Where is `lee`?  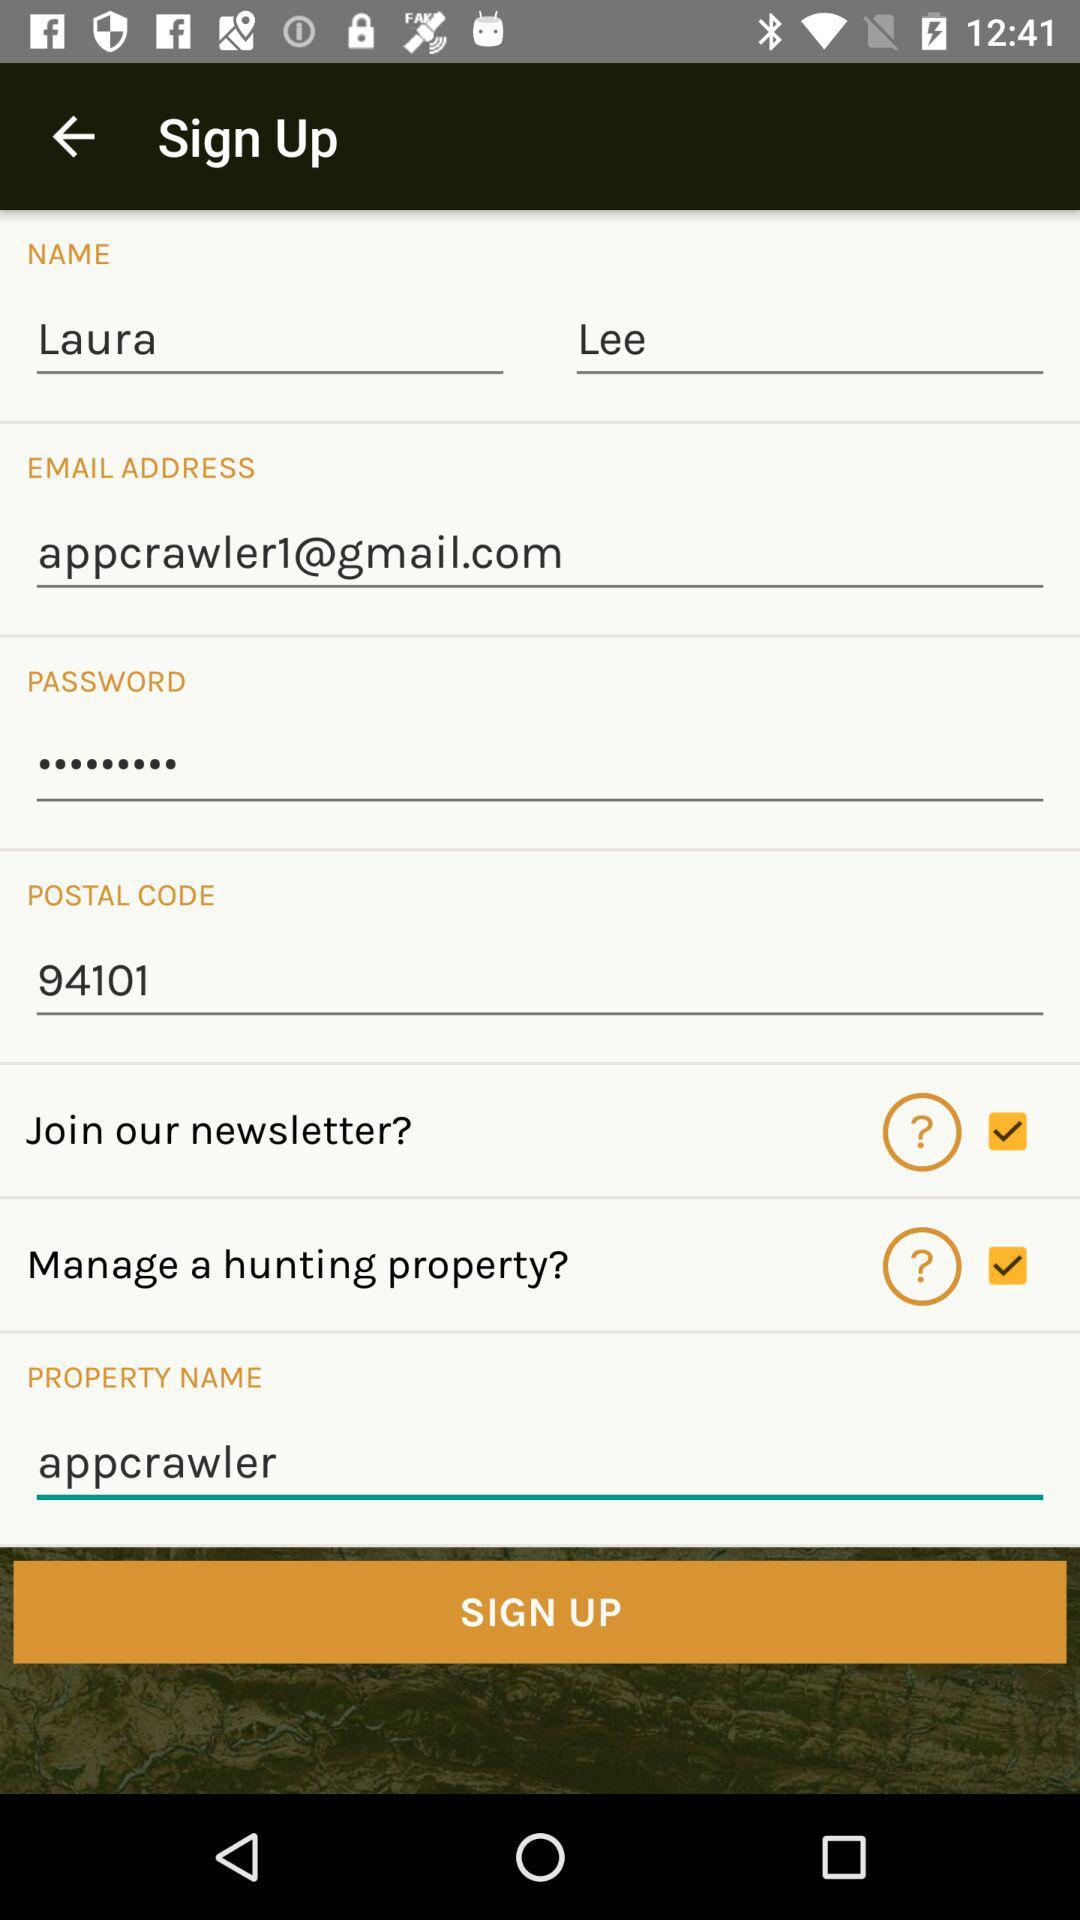
lee is located at coordinates (810, 340).